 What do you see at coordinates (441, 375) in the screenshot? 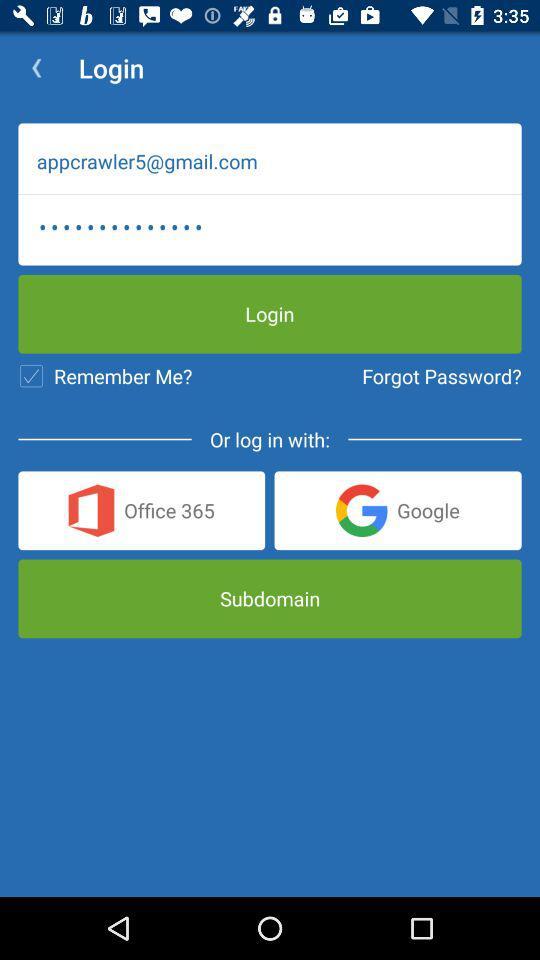
I see `the item below appcrawler3116 icon` at bounding box center [441, 375].